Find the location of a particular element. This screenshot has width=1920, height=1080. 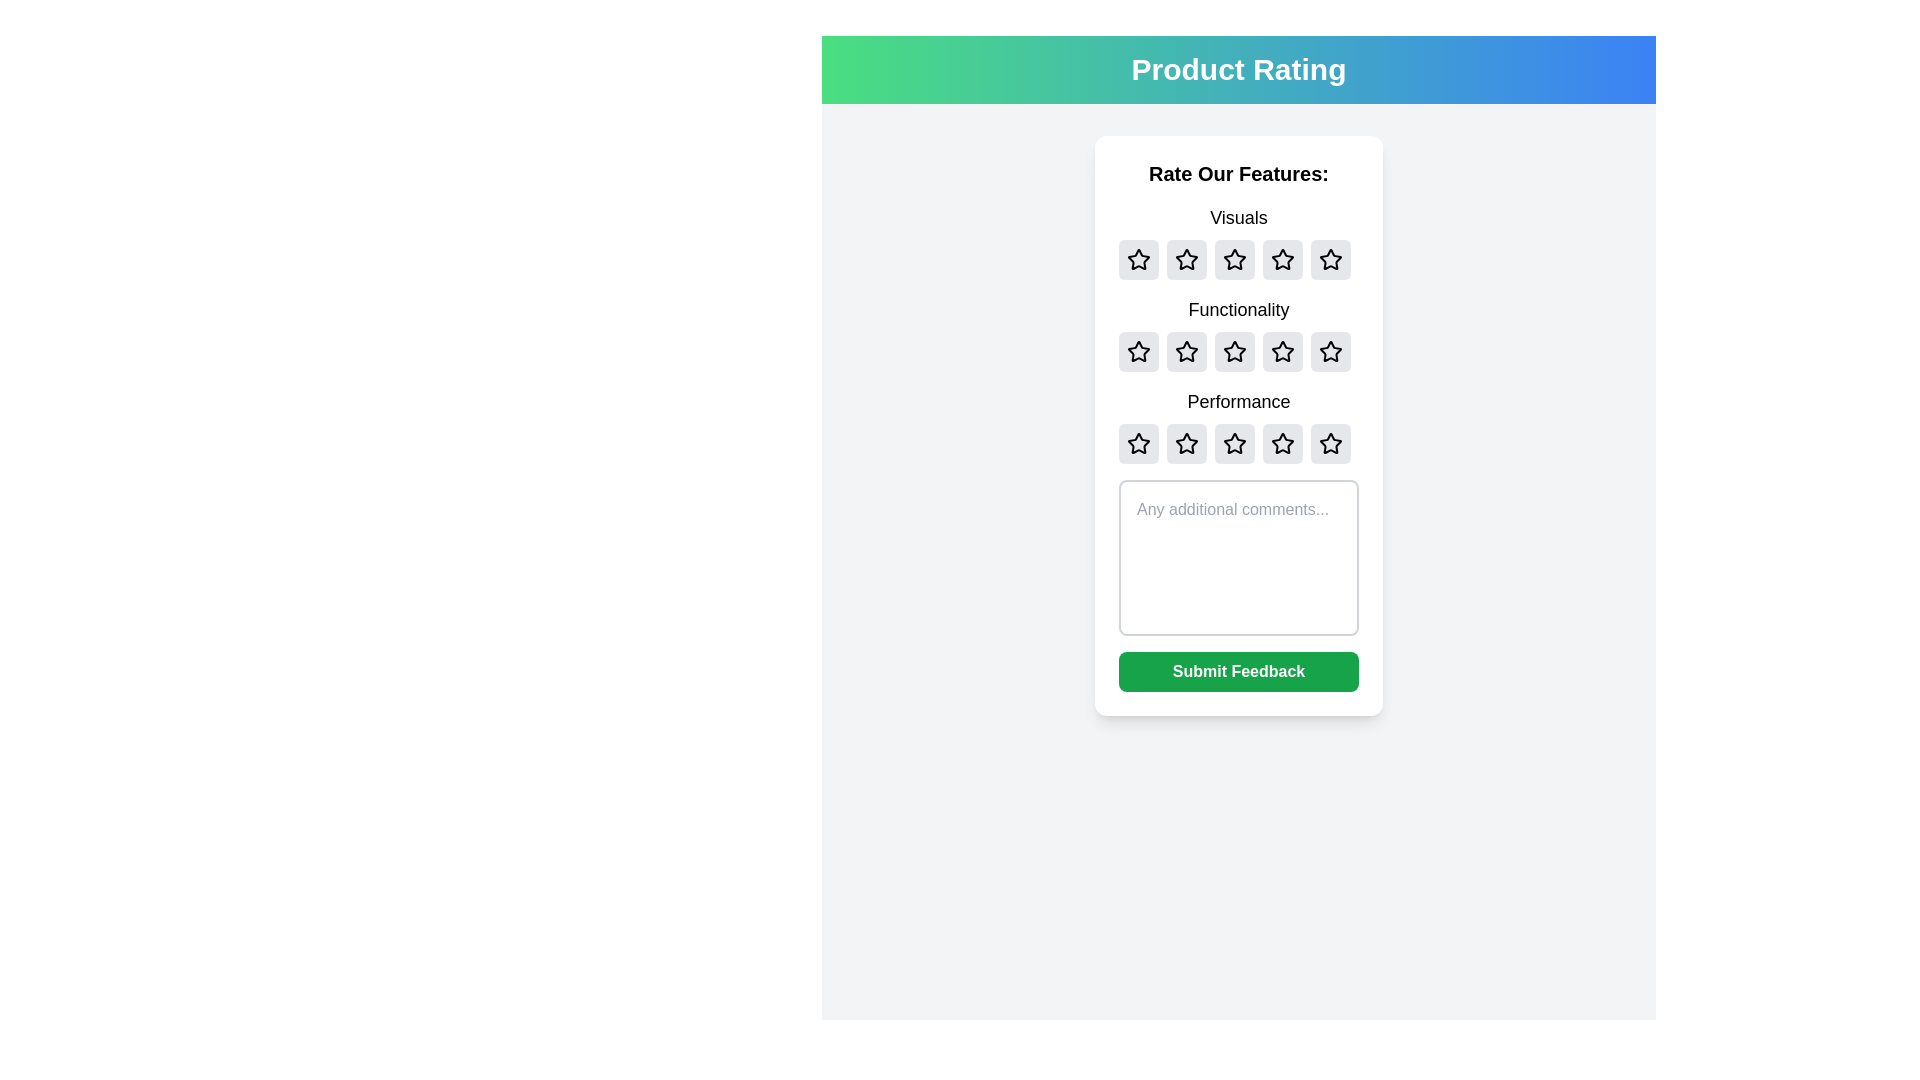

the first star icon in the 'Rate Our Features' section to rate 'Functionality' is located at coordinates (1138, 350).